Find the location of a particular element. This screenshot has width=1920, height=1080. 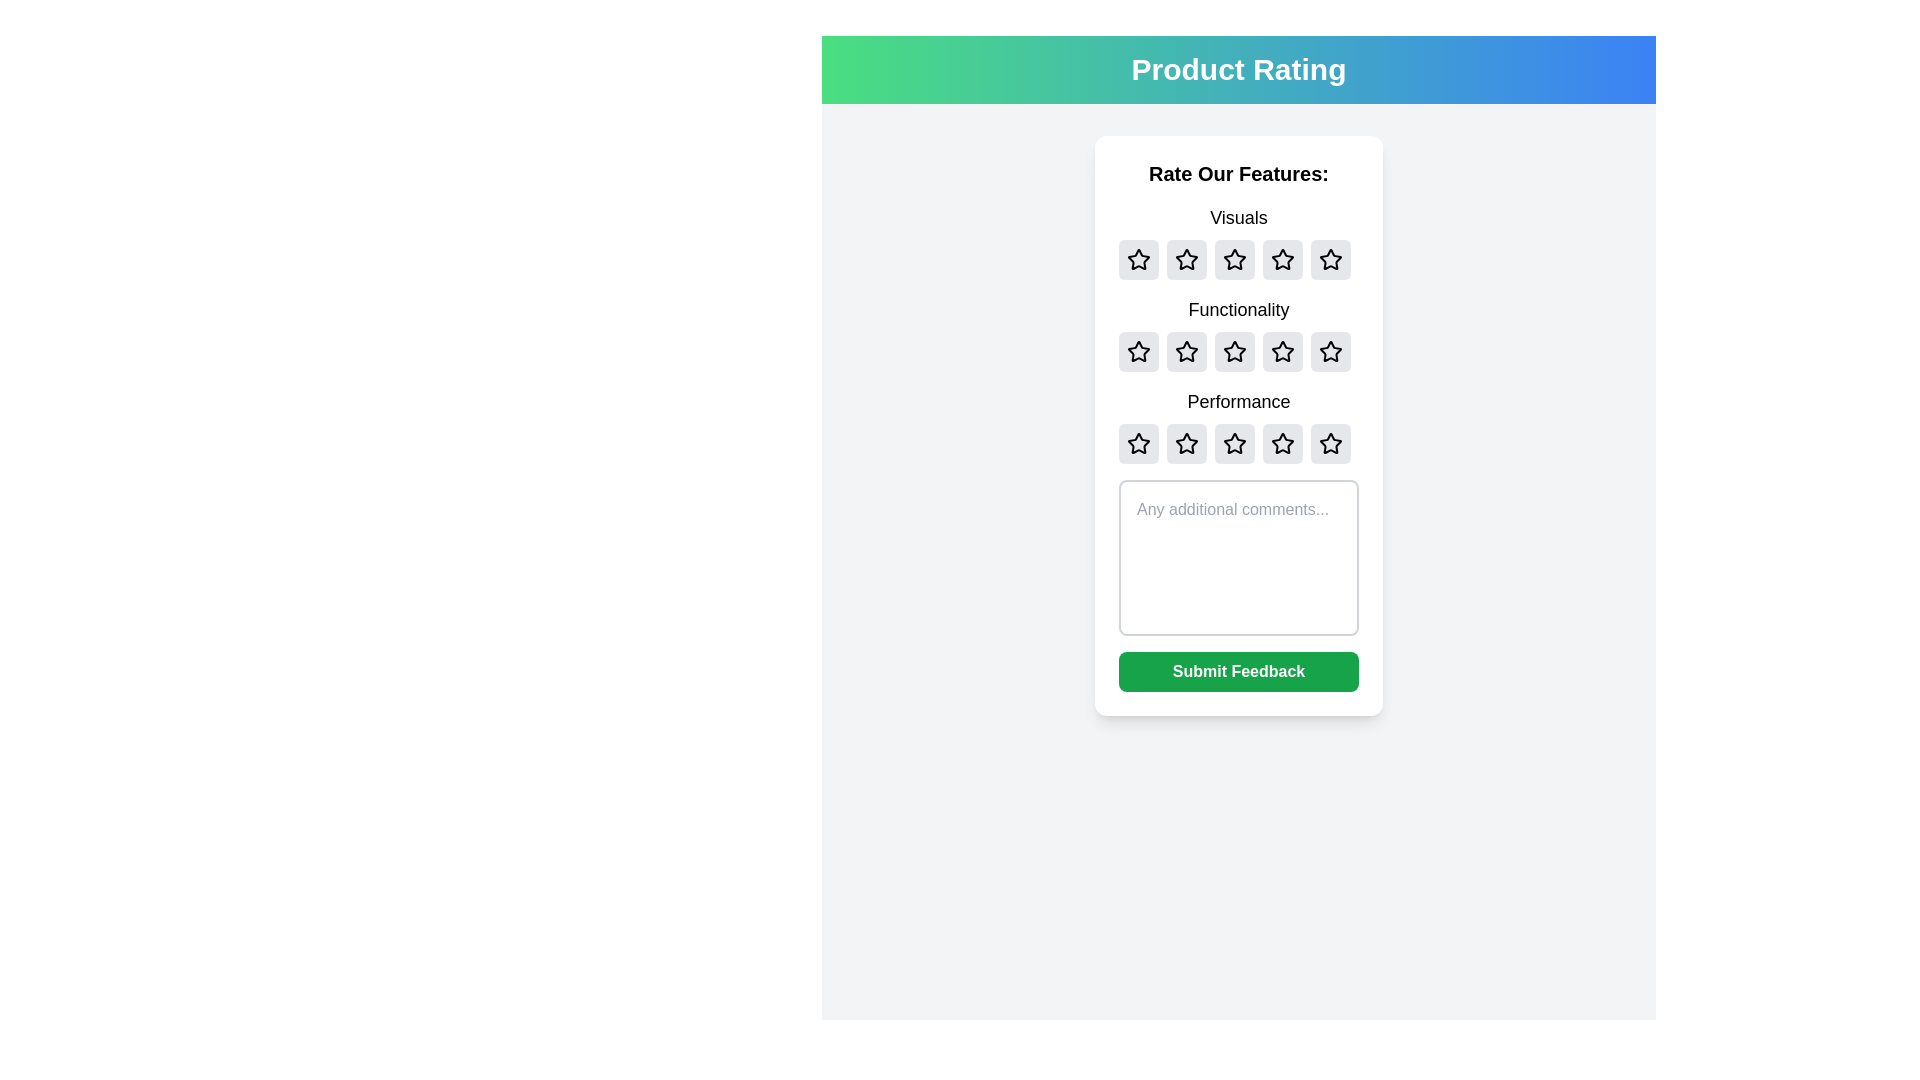

the first star icon in the 'Rate Our Features' section to rate 'Functionality' is located at coordinates (1138, 350).